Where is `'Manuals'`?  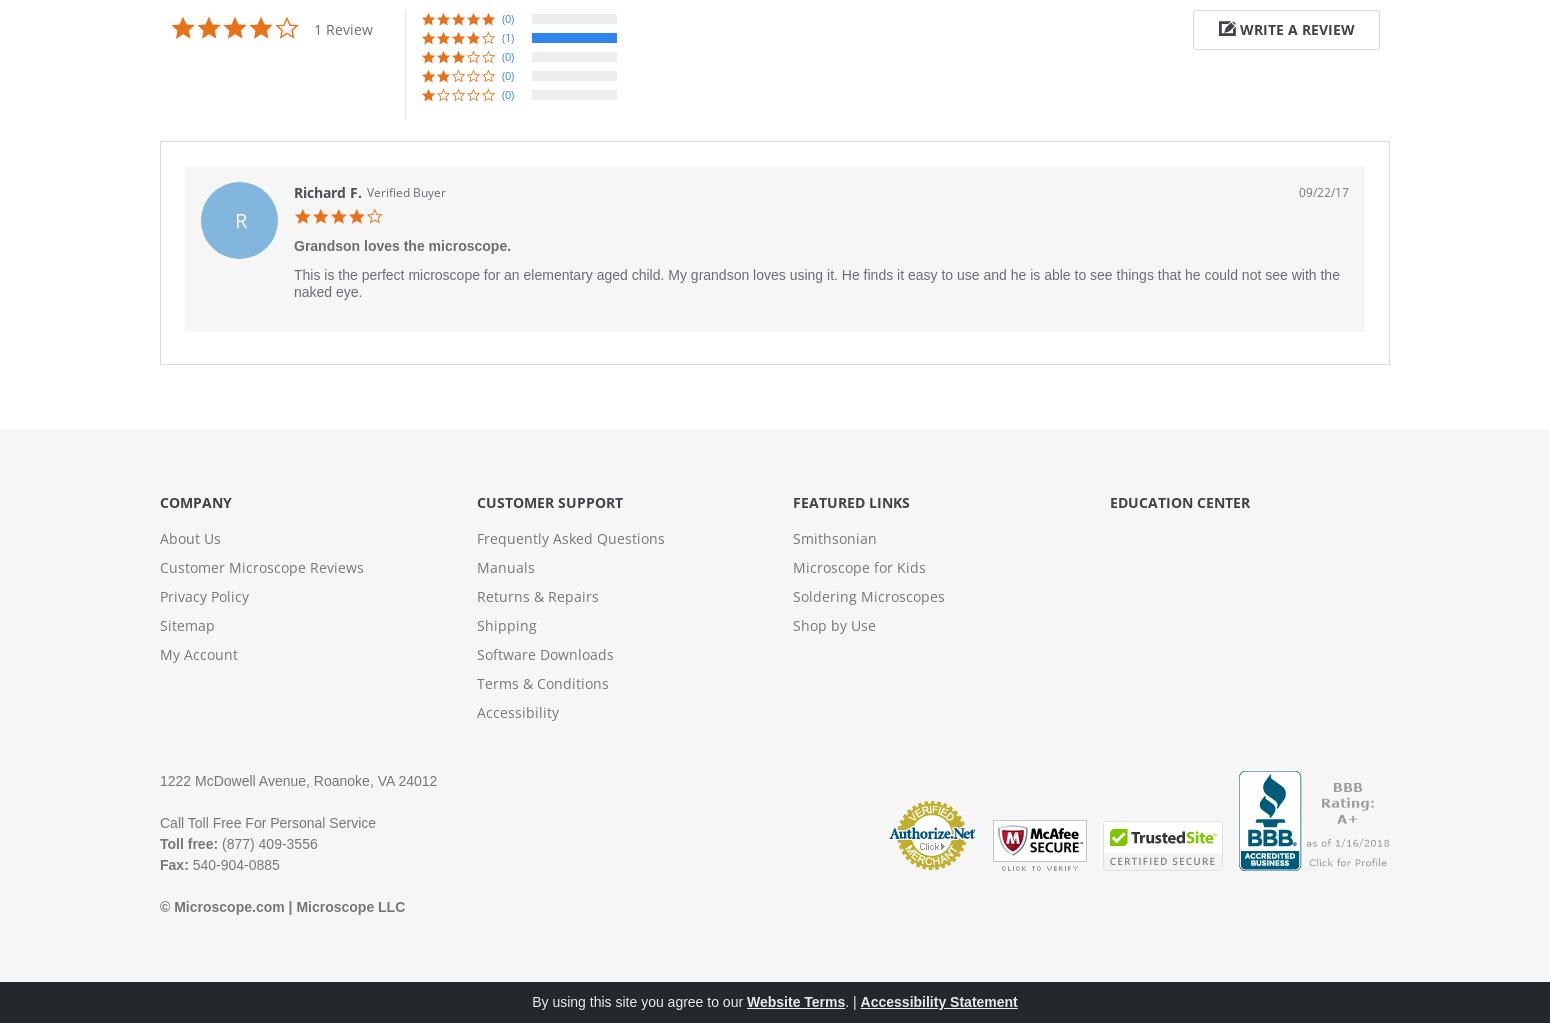 'Manuals' is located at coordinates (503, 567).